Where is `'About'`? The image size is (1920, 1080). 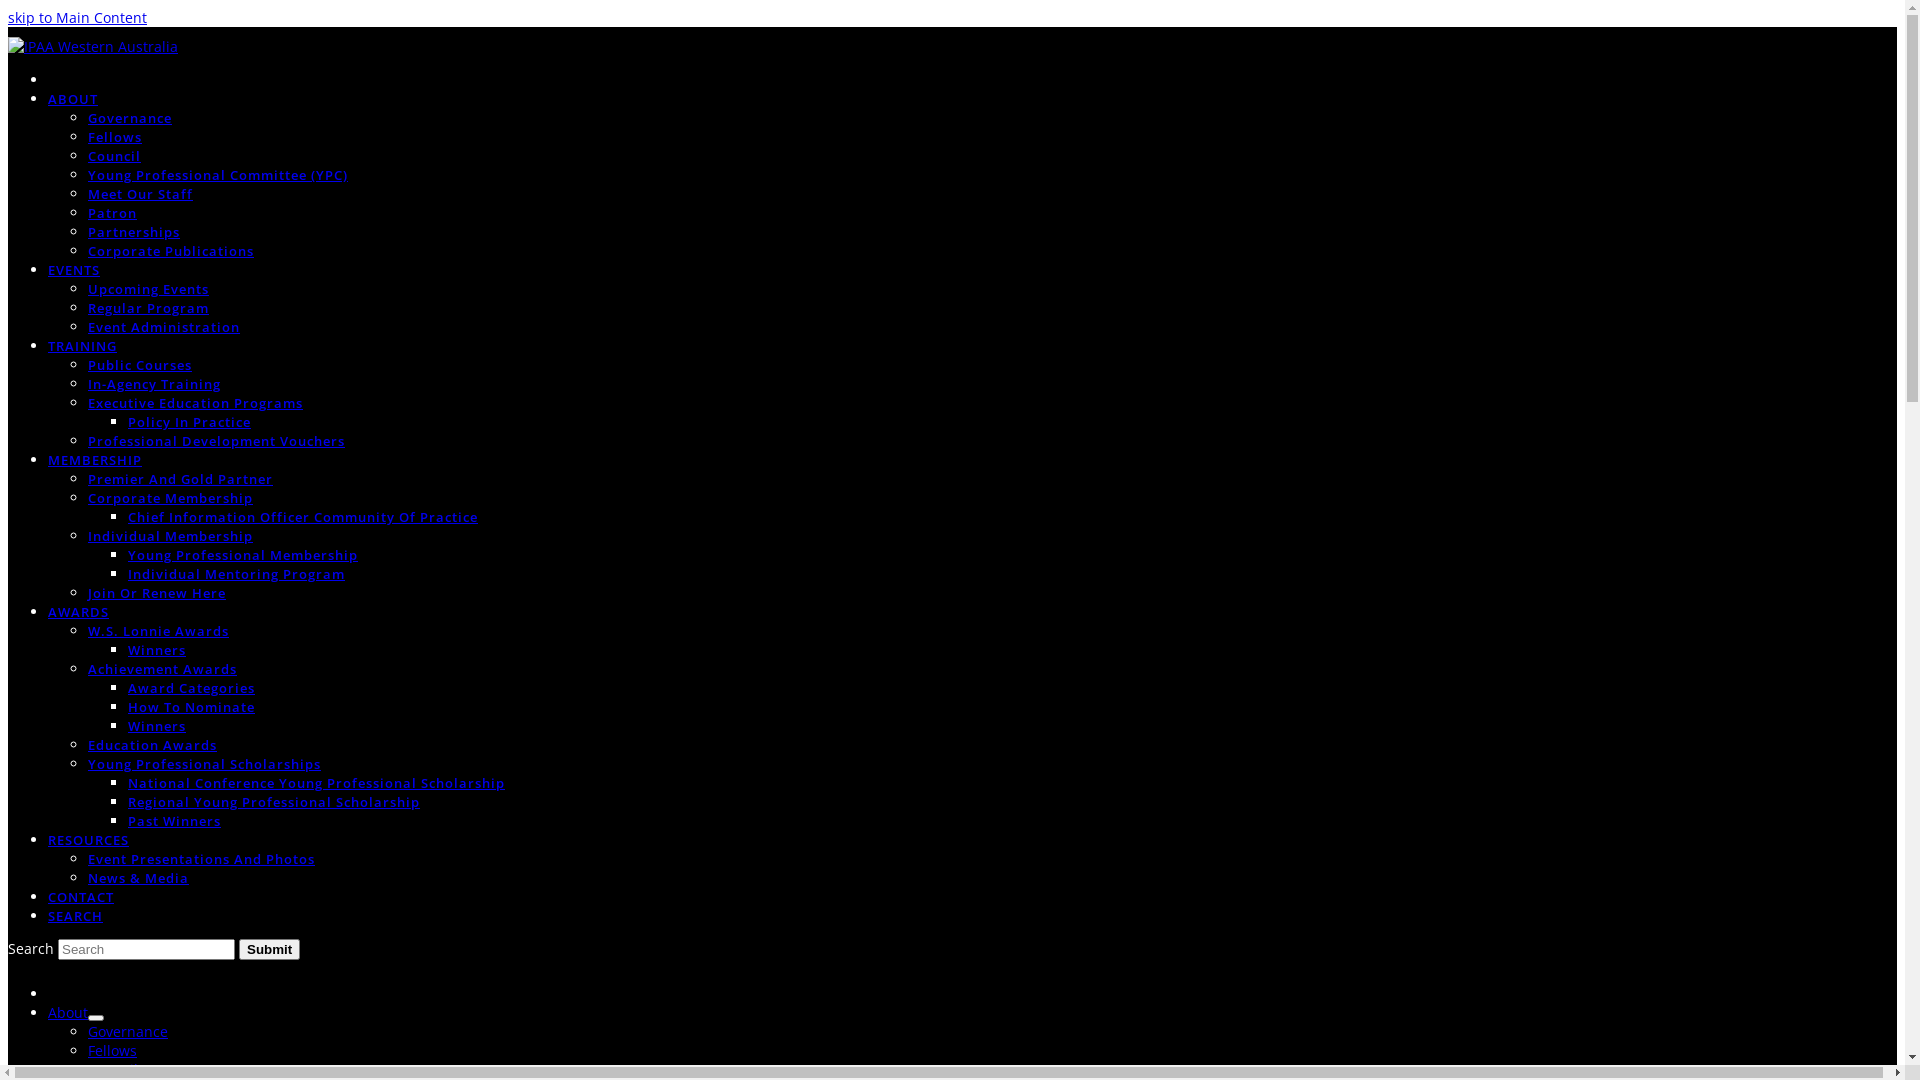
'About' is located at coordinates (67, 1012).